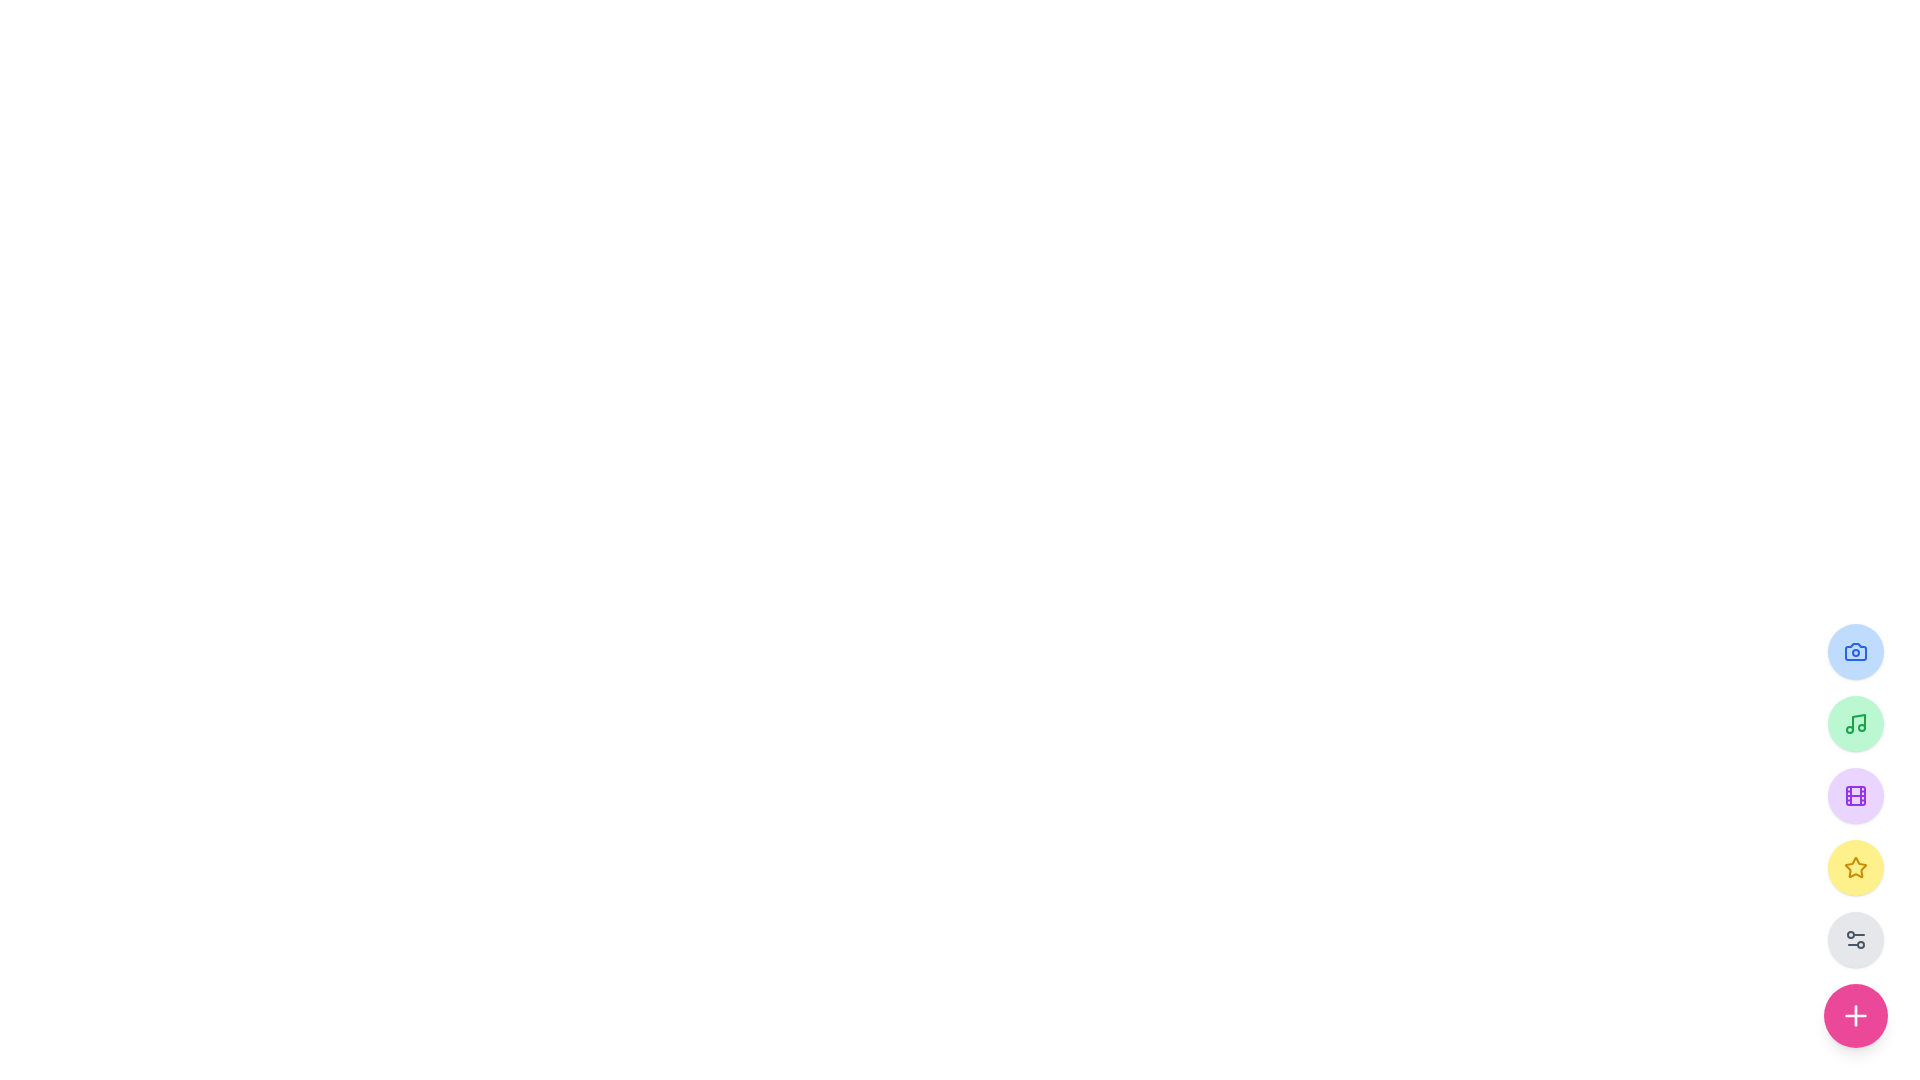  Describe the element at coordinates (1855, 794) in the screenshot. I see `the circular button with a purple background and a white film reel icon to change its appearance` at that location.